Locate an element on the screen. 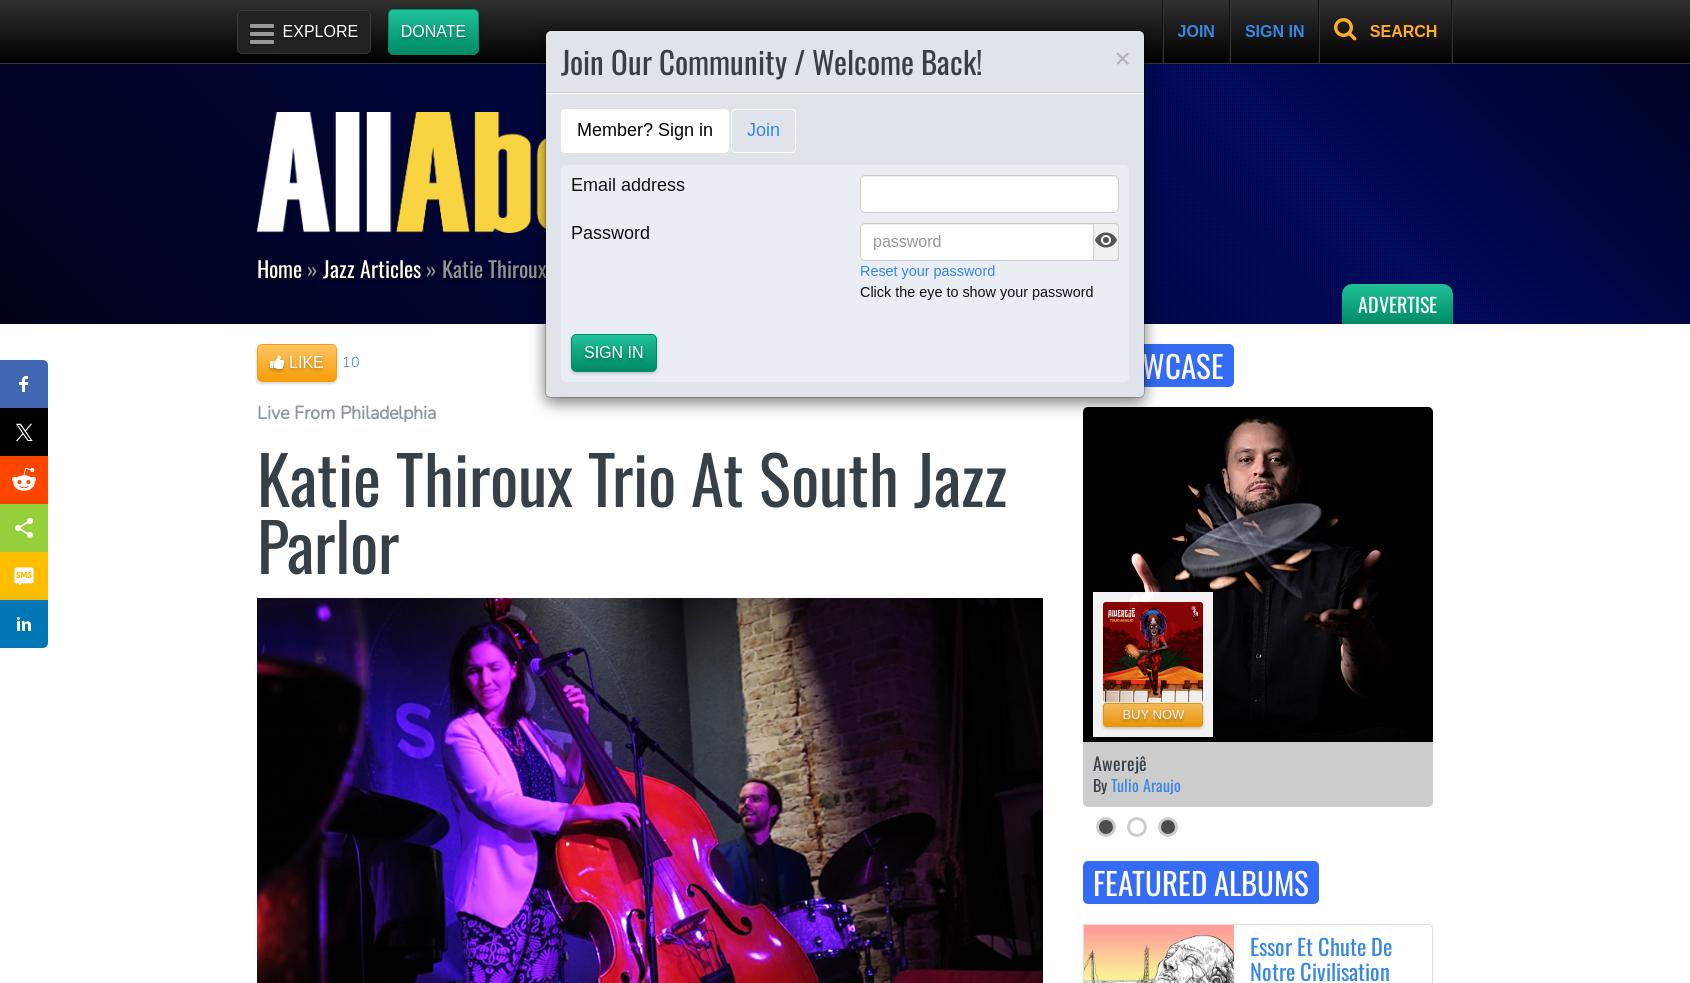 This screenshot has height=983, width=1690. 'Sign in' is located at coordinates (613, 350).